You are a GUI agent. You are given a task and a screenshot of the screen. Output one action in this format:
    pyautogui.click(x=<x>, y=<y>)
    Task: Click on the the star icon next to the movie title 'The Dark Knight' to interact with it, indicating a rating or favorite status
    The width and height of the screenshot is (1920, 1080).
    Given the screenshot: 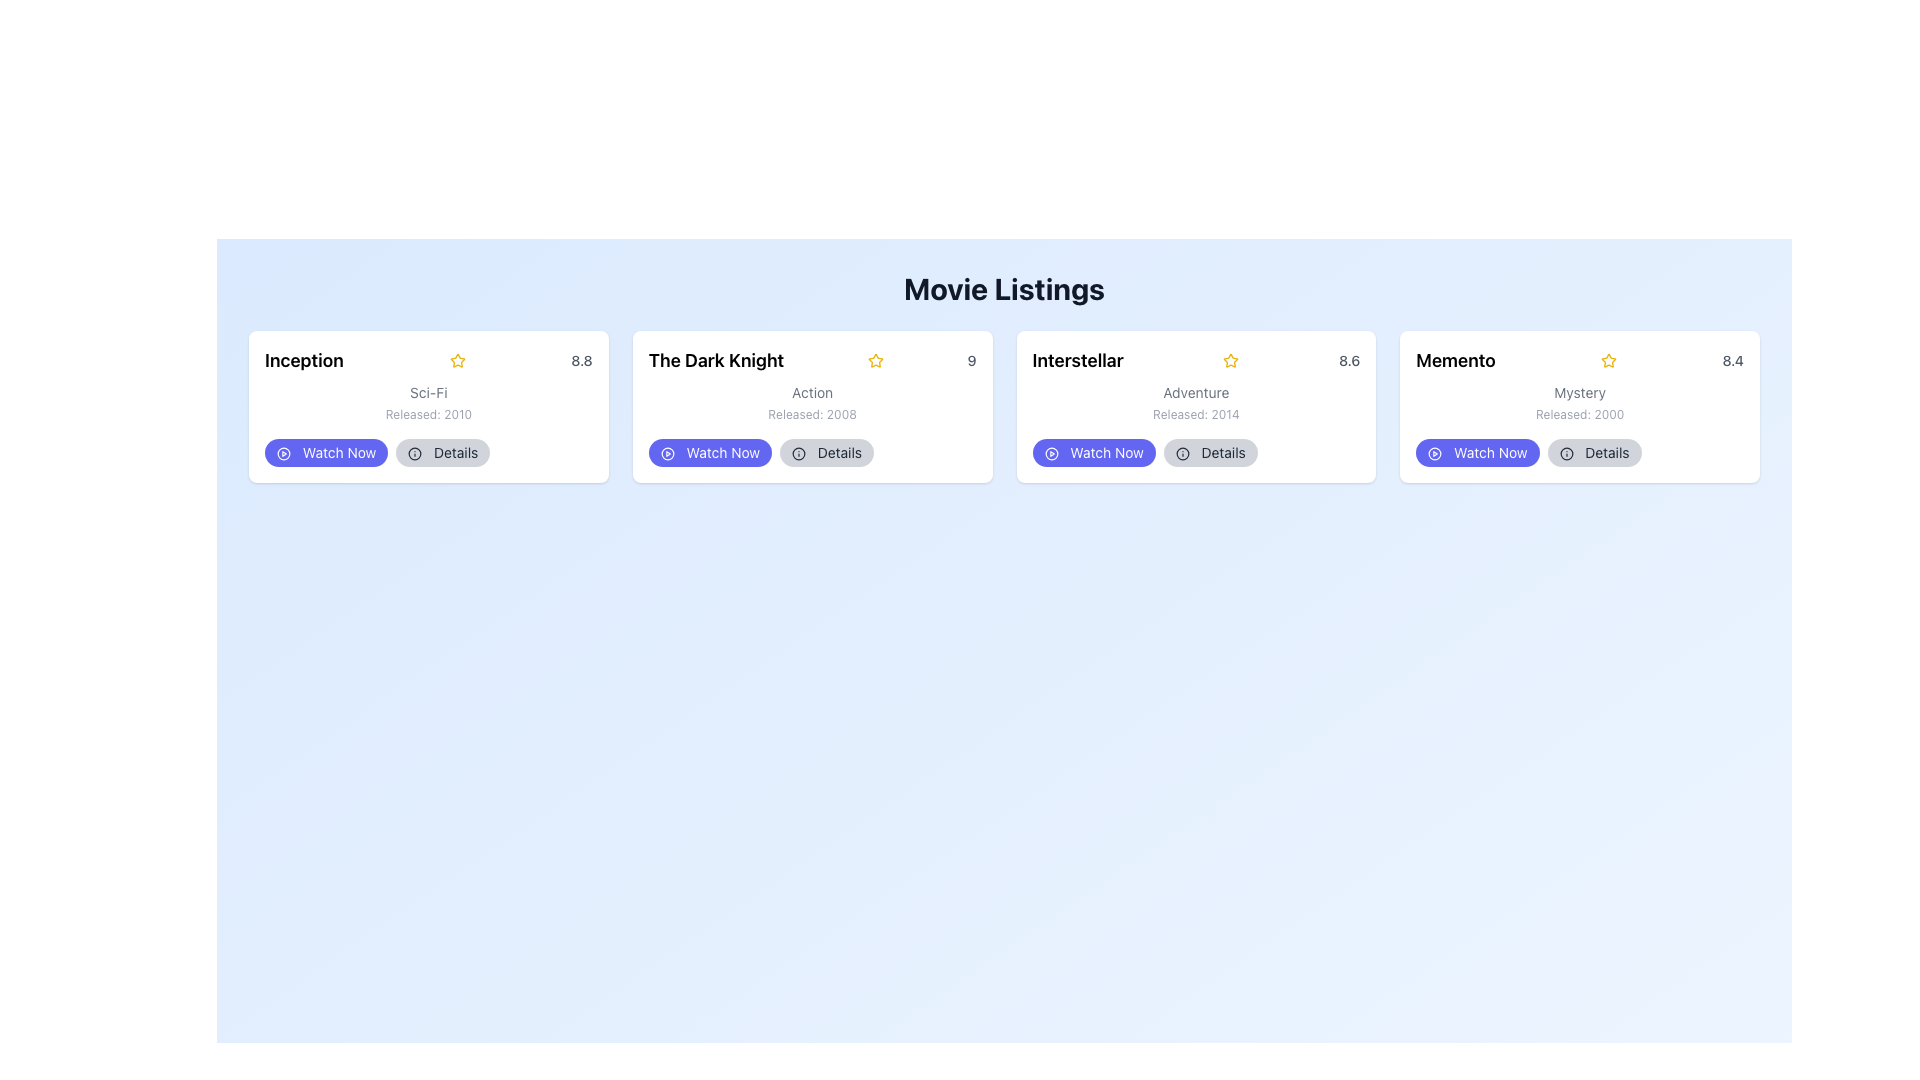 What is the action you would take?
    pyautogui.click(x=875, y=361)
    